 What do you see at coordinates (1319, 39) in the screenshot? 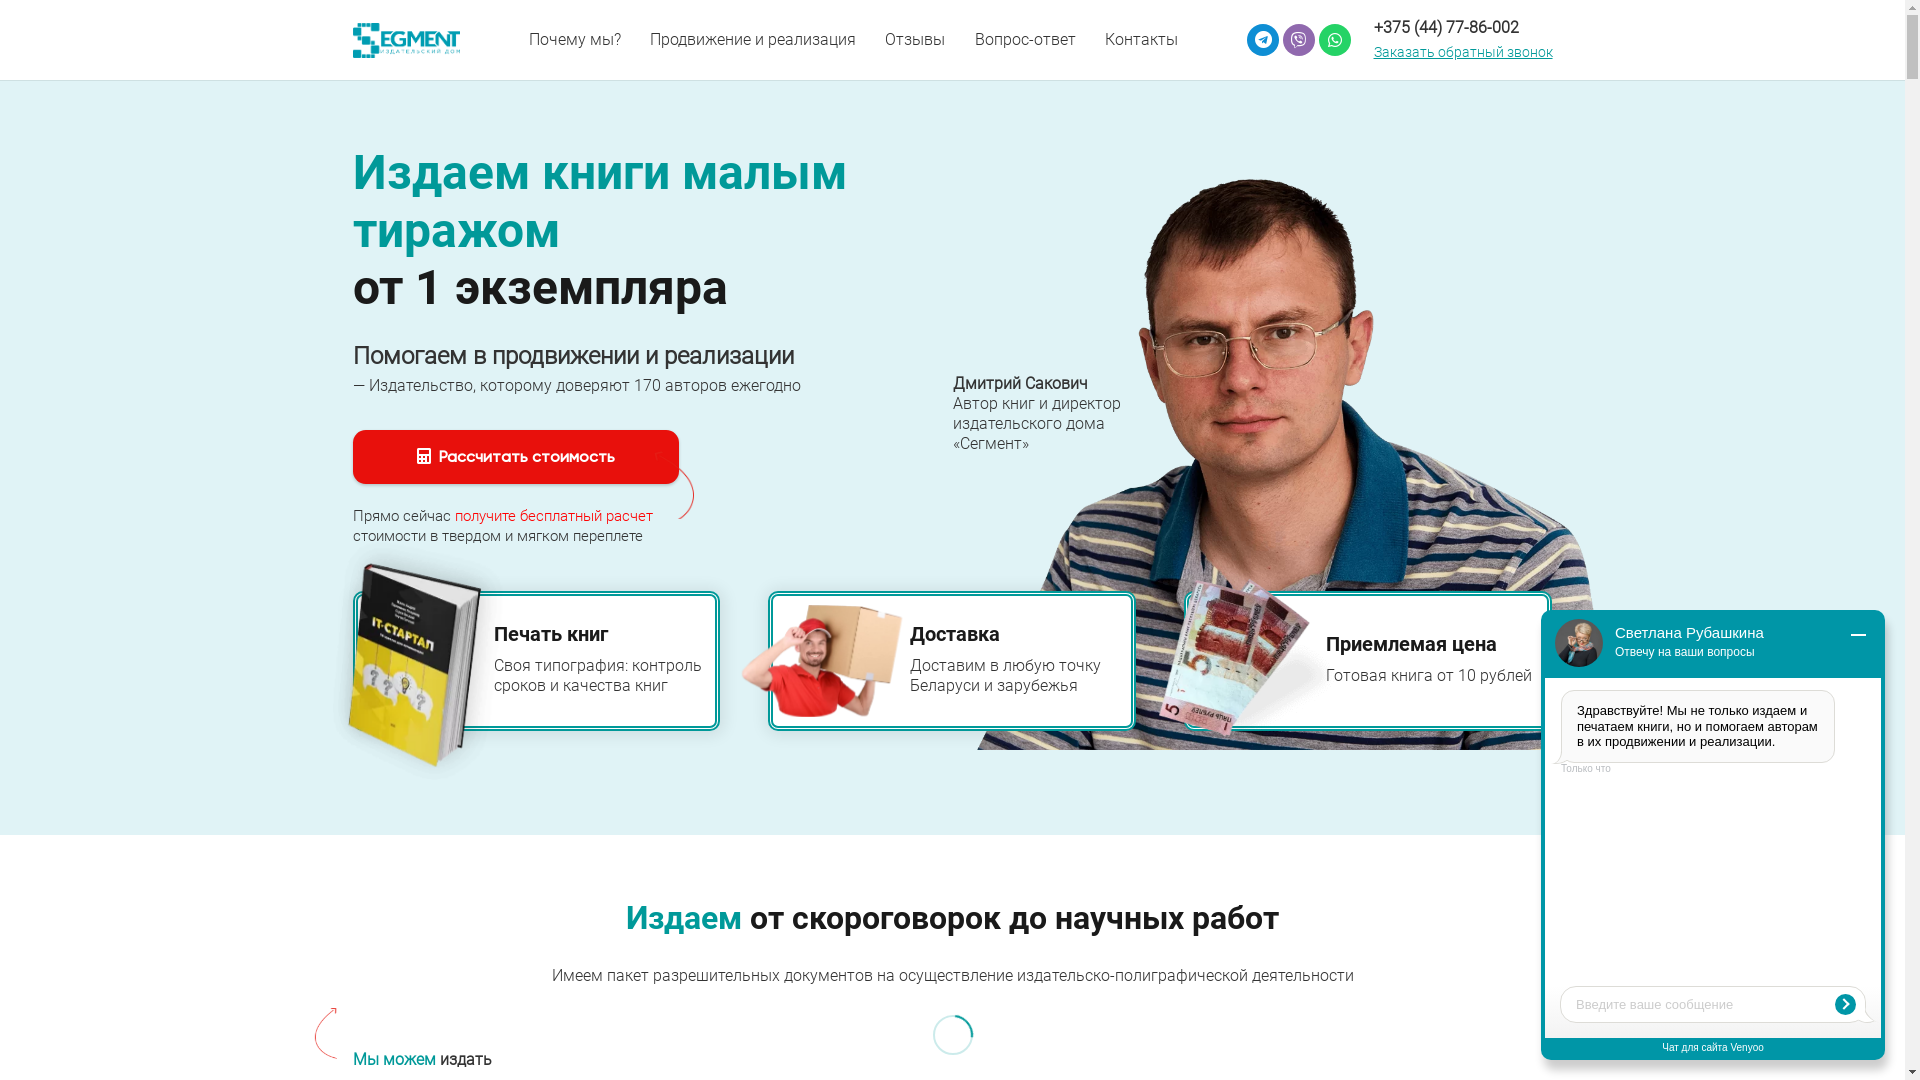
I see `'WhatsApp'` at bounding box center [1319, 39].